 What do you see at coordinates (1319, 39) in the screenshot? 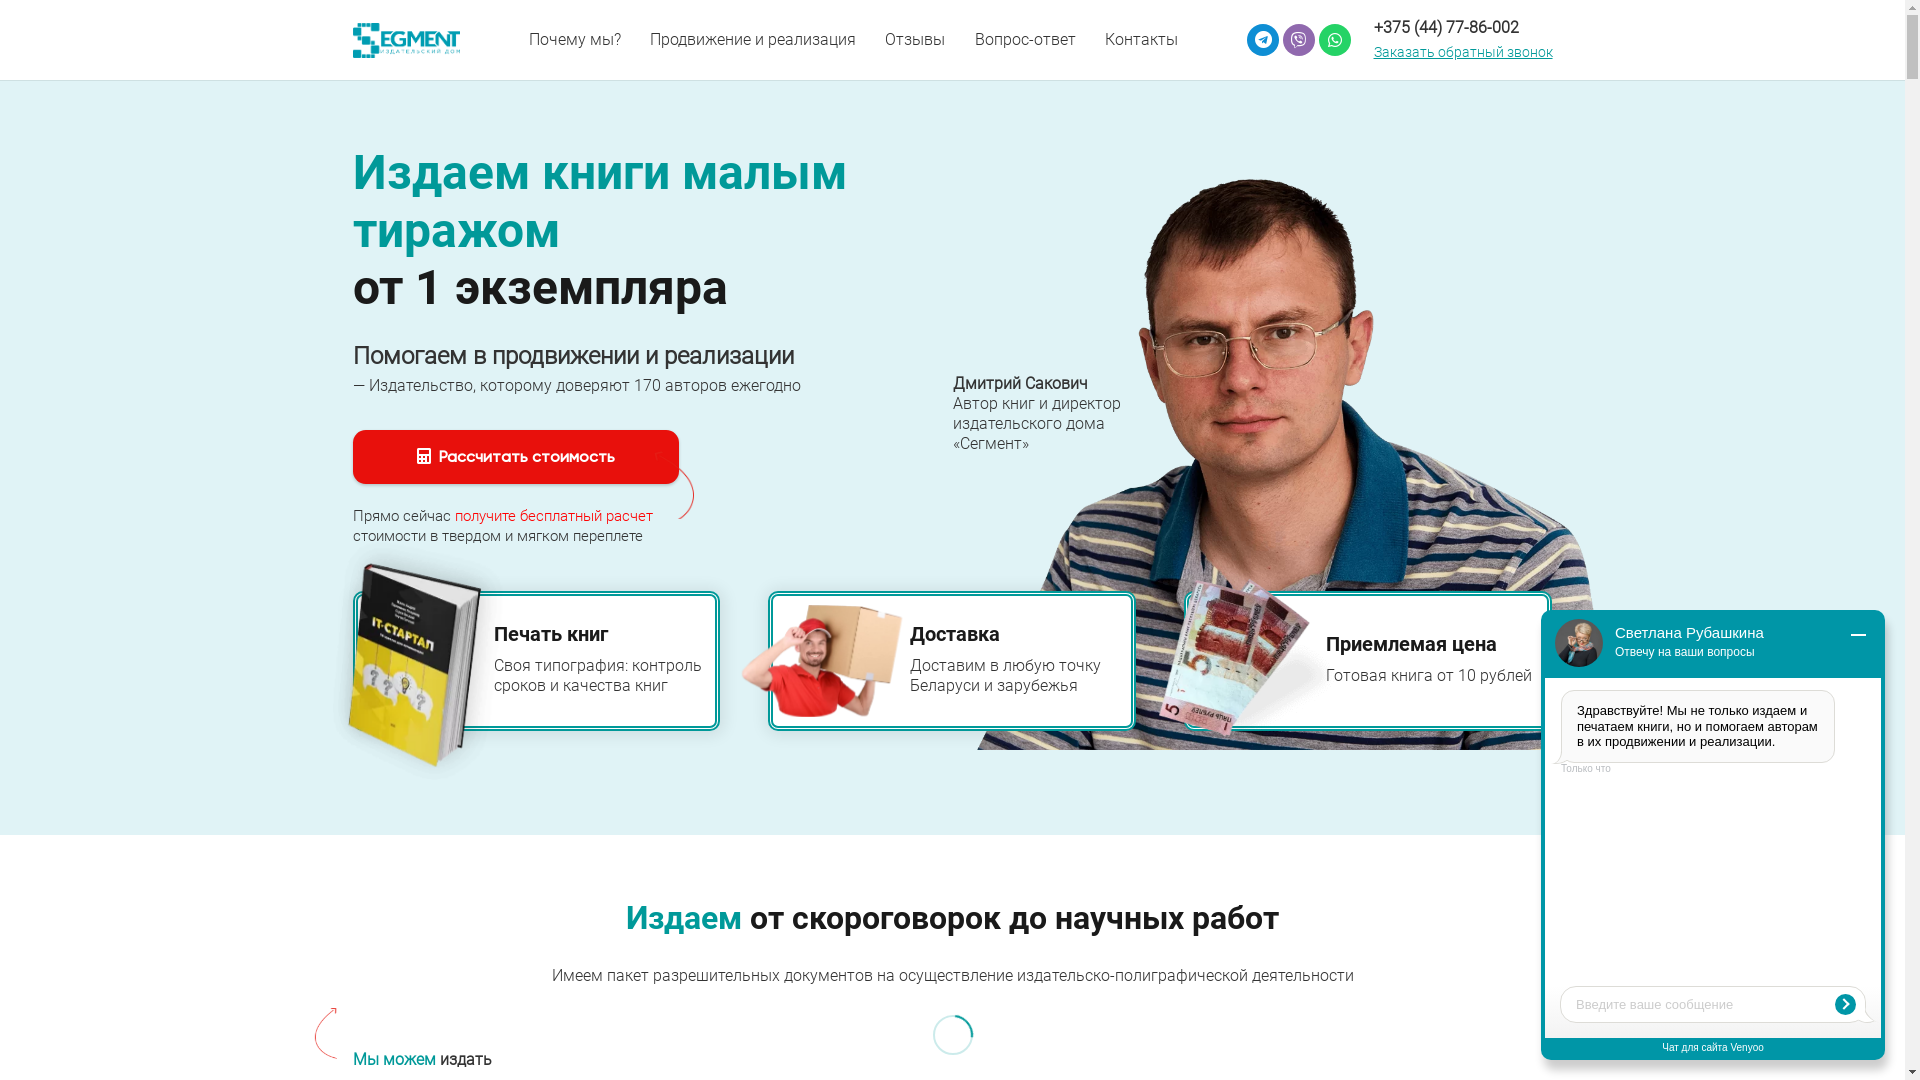
I see `'WhatsApp'` at bounding box center [1319, 39].